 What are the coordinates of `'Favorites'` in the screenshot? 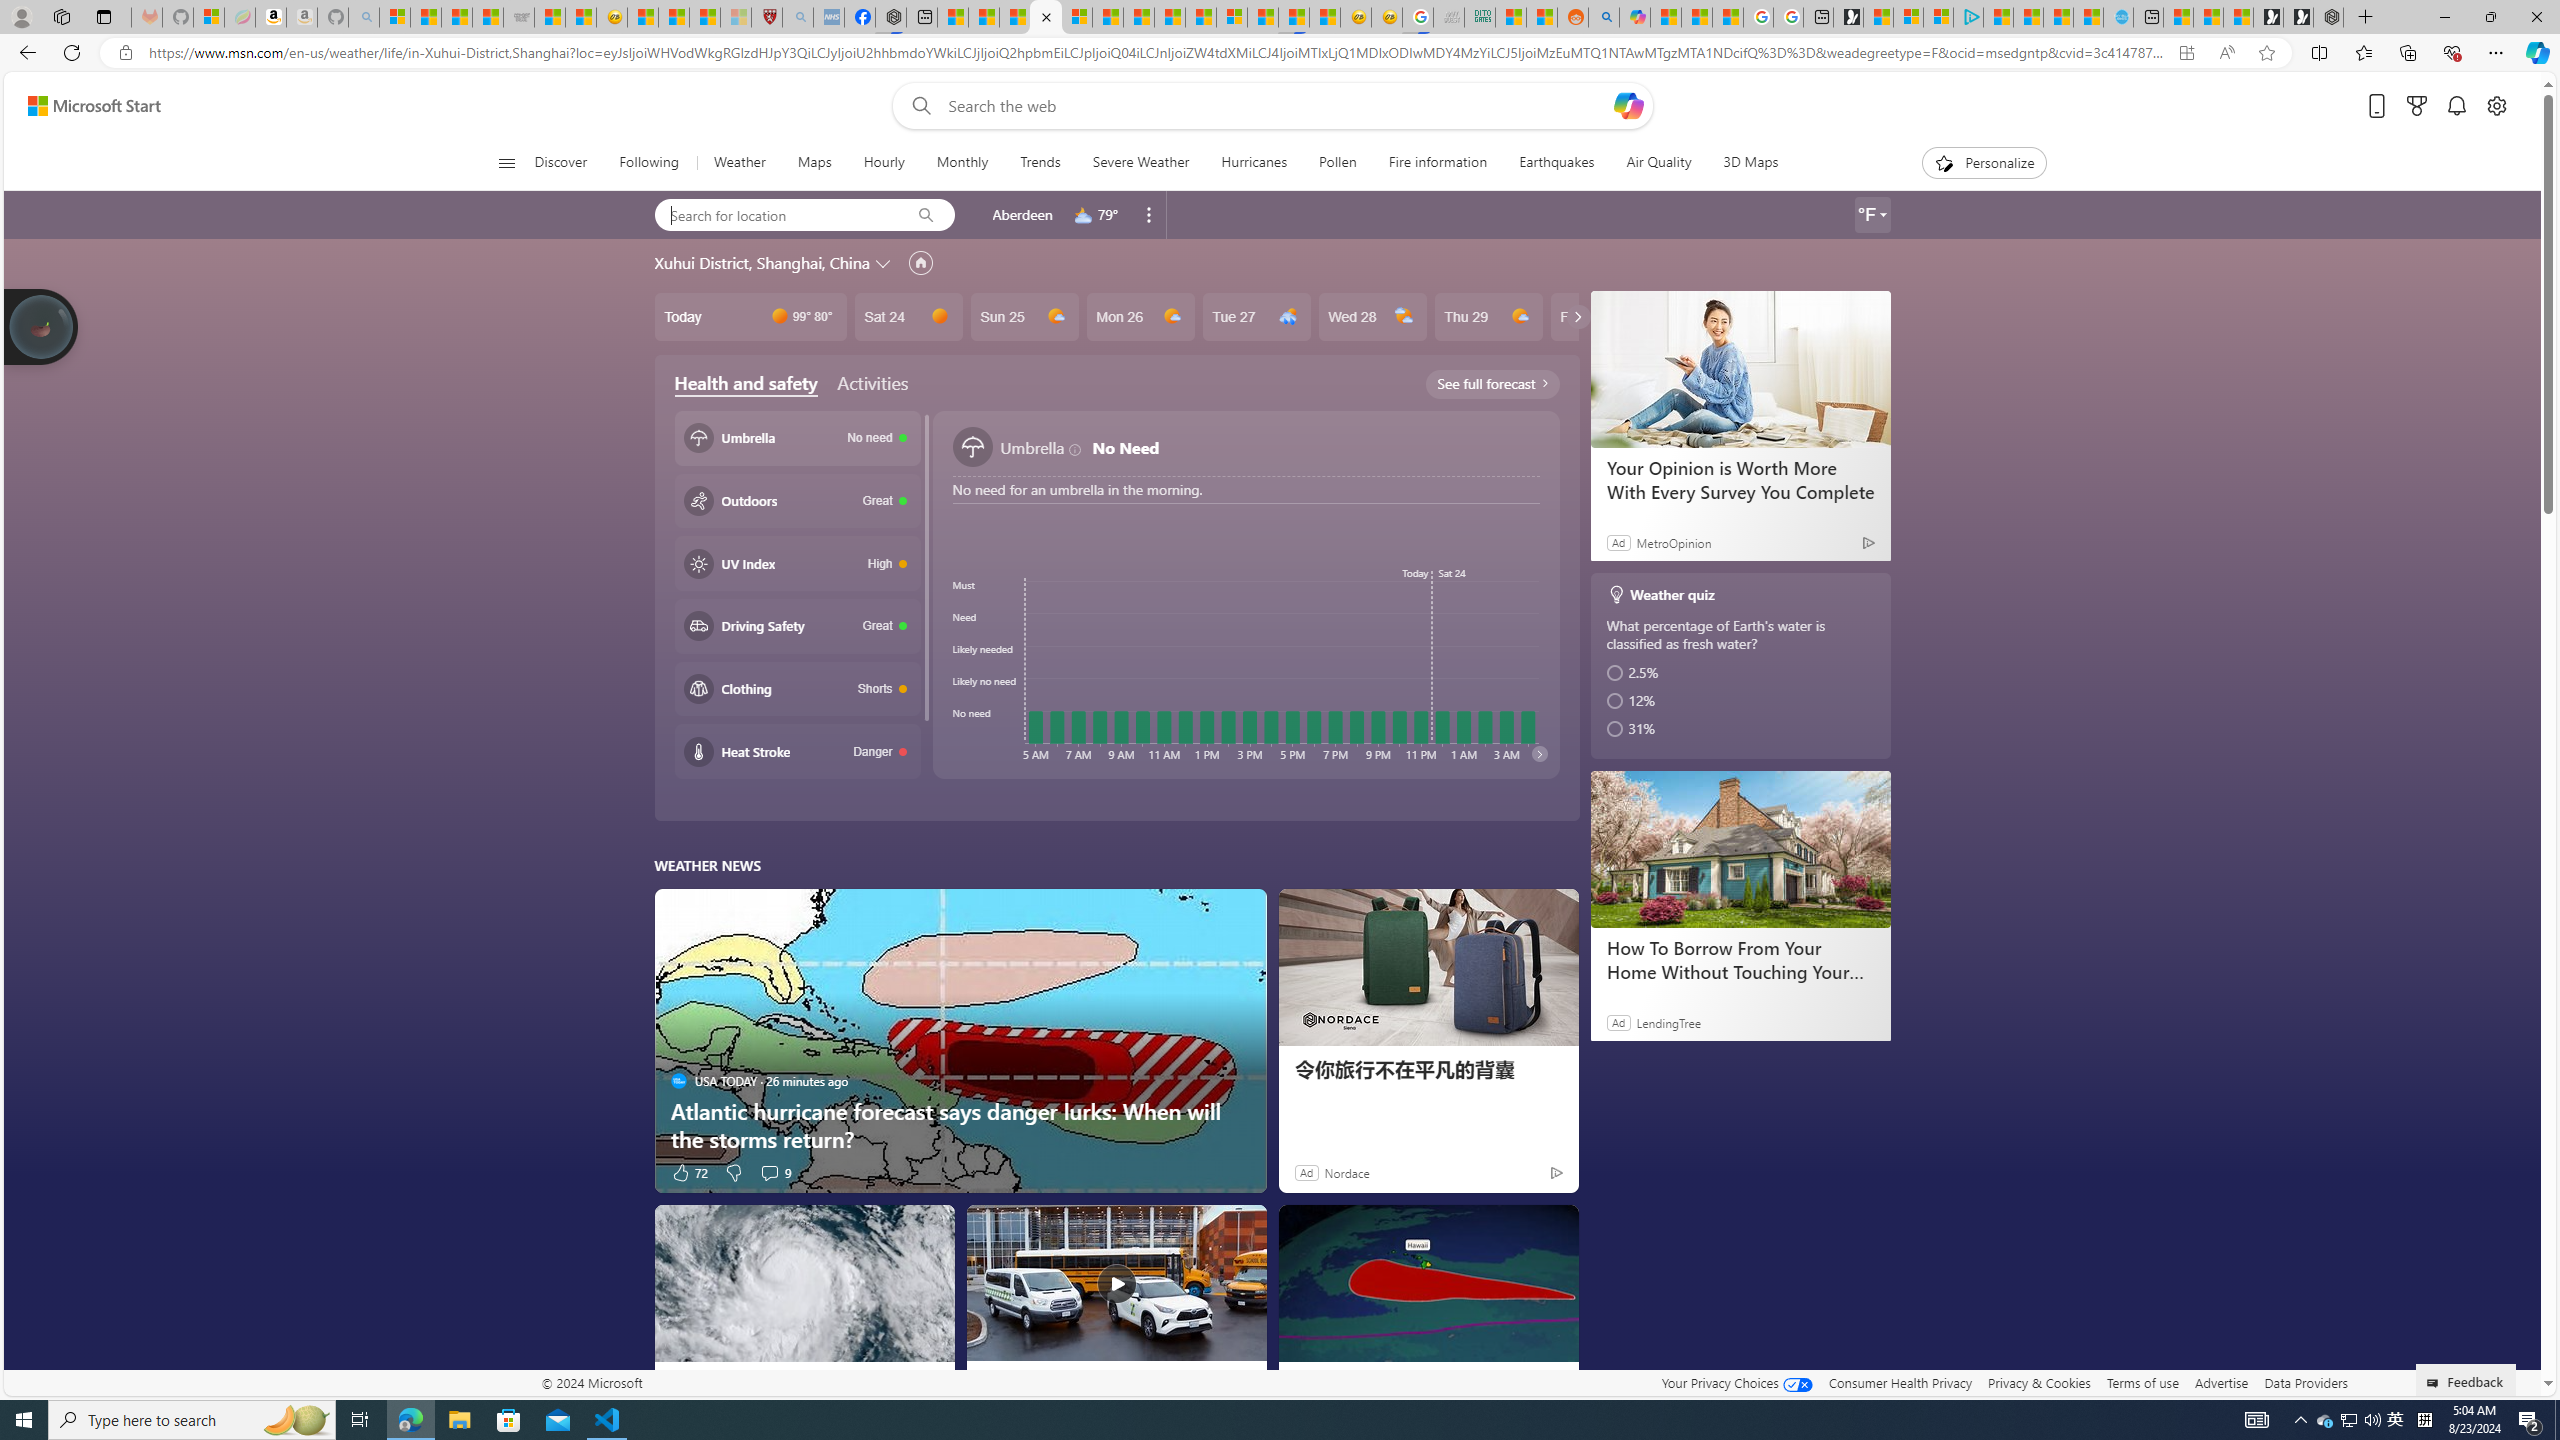 It's located at (2364, 51).